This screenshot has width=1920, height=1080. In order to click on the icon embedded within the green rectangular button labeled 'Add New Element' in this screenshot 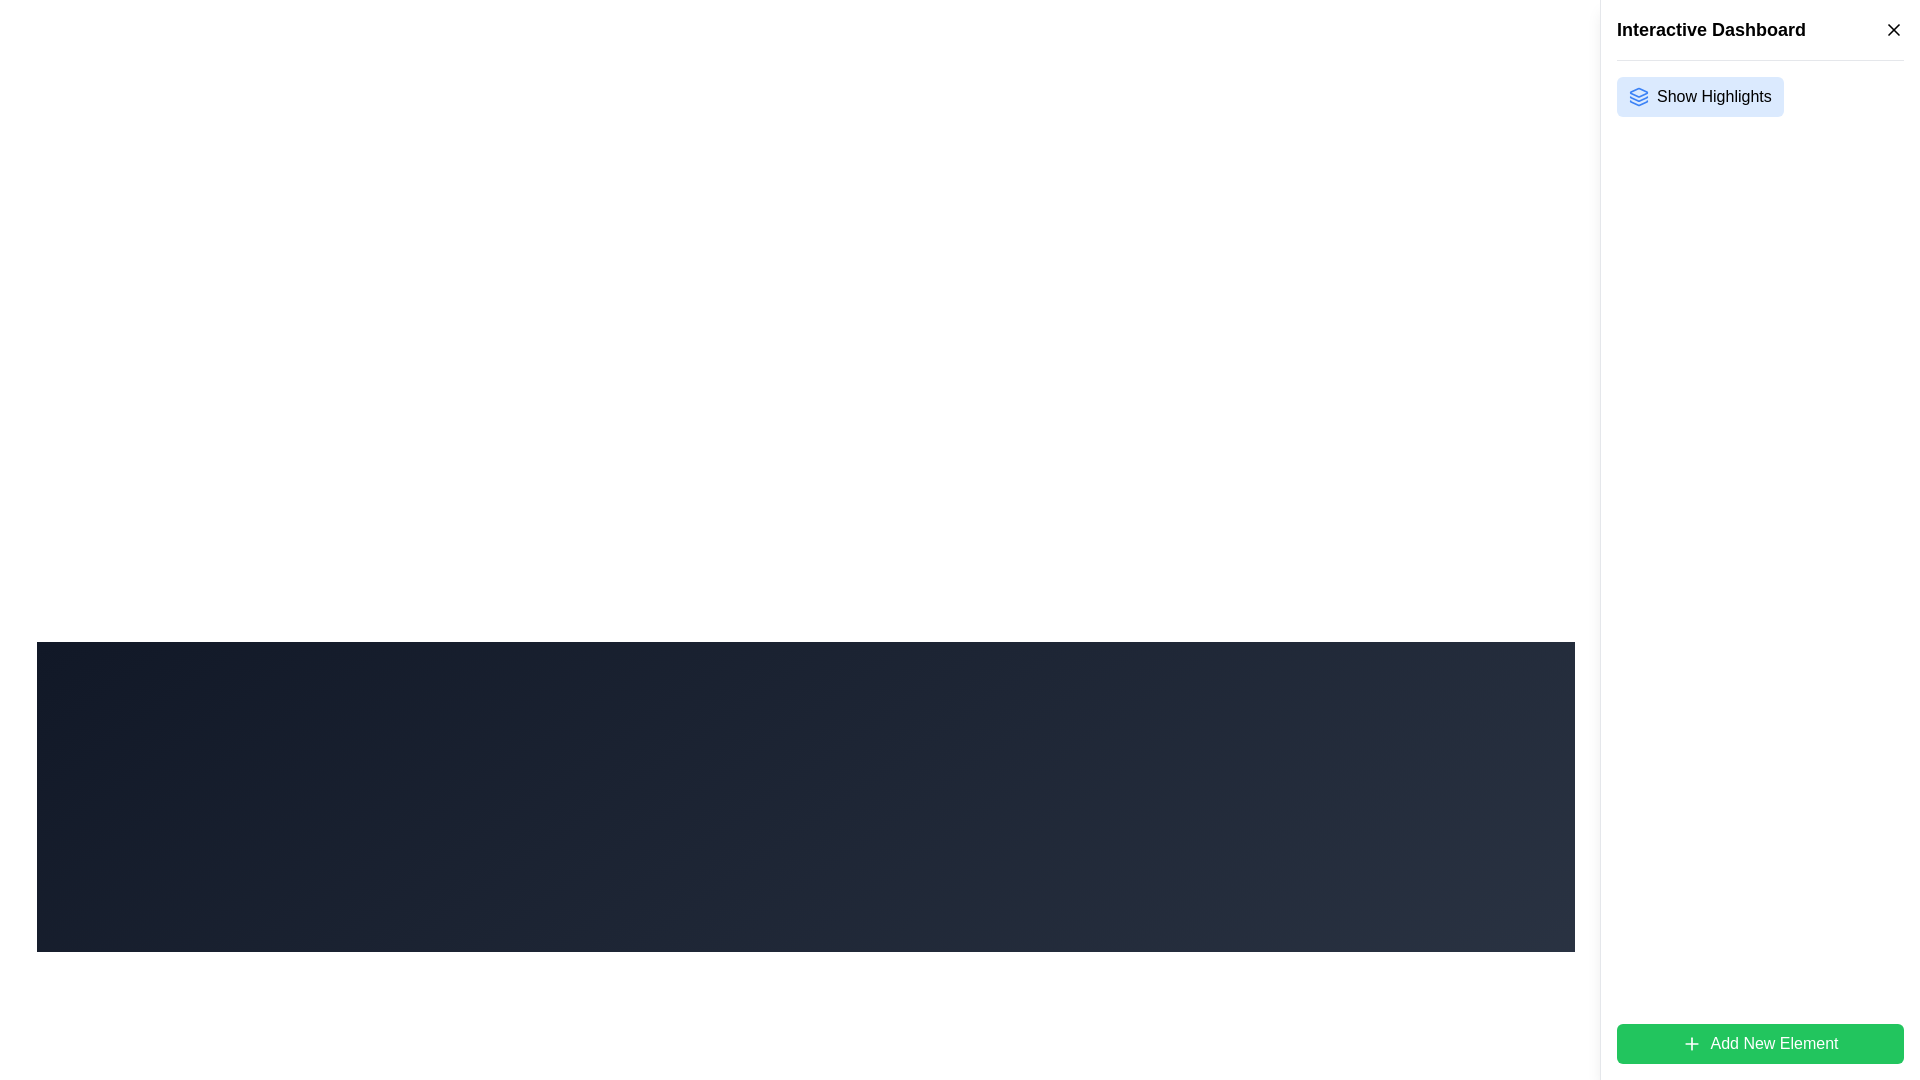, I will do `click(1691, 1043)`.